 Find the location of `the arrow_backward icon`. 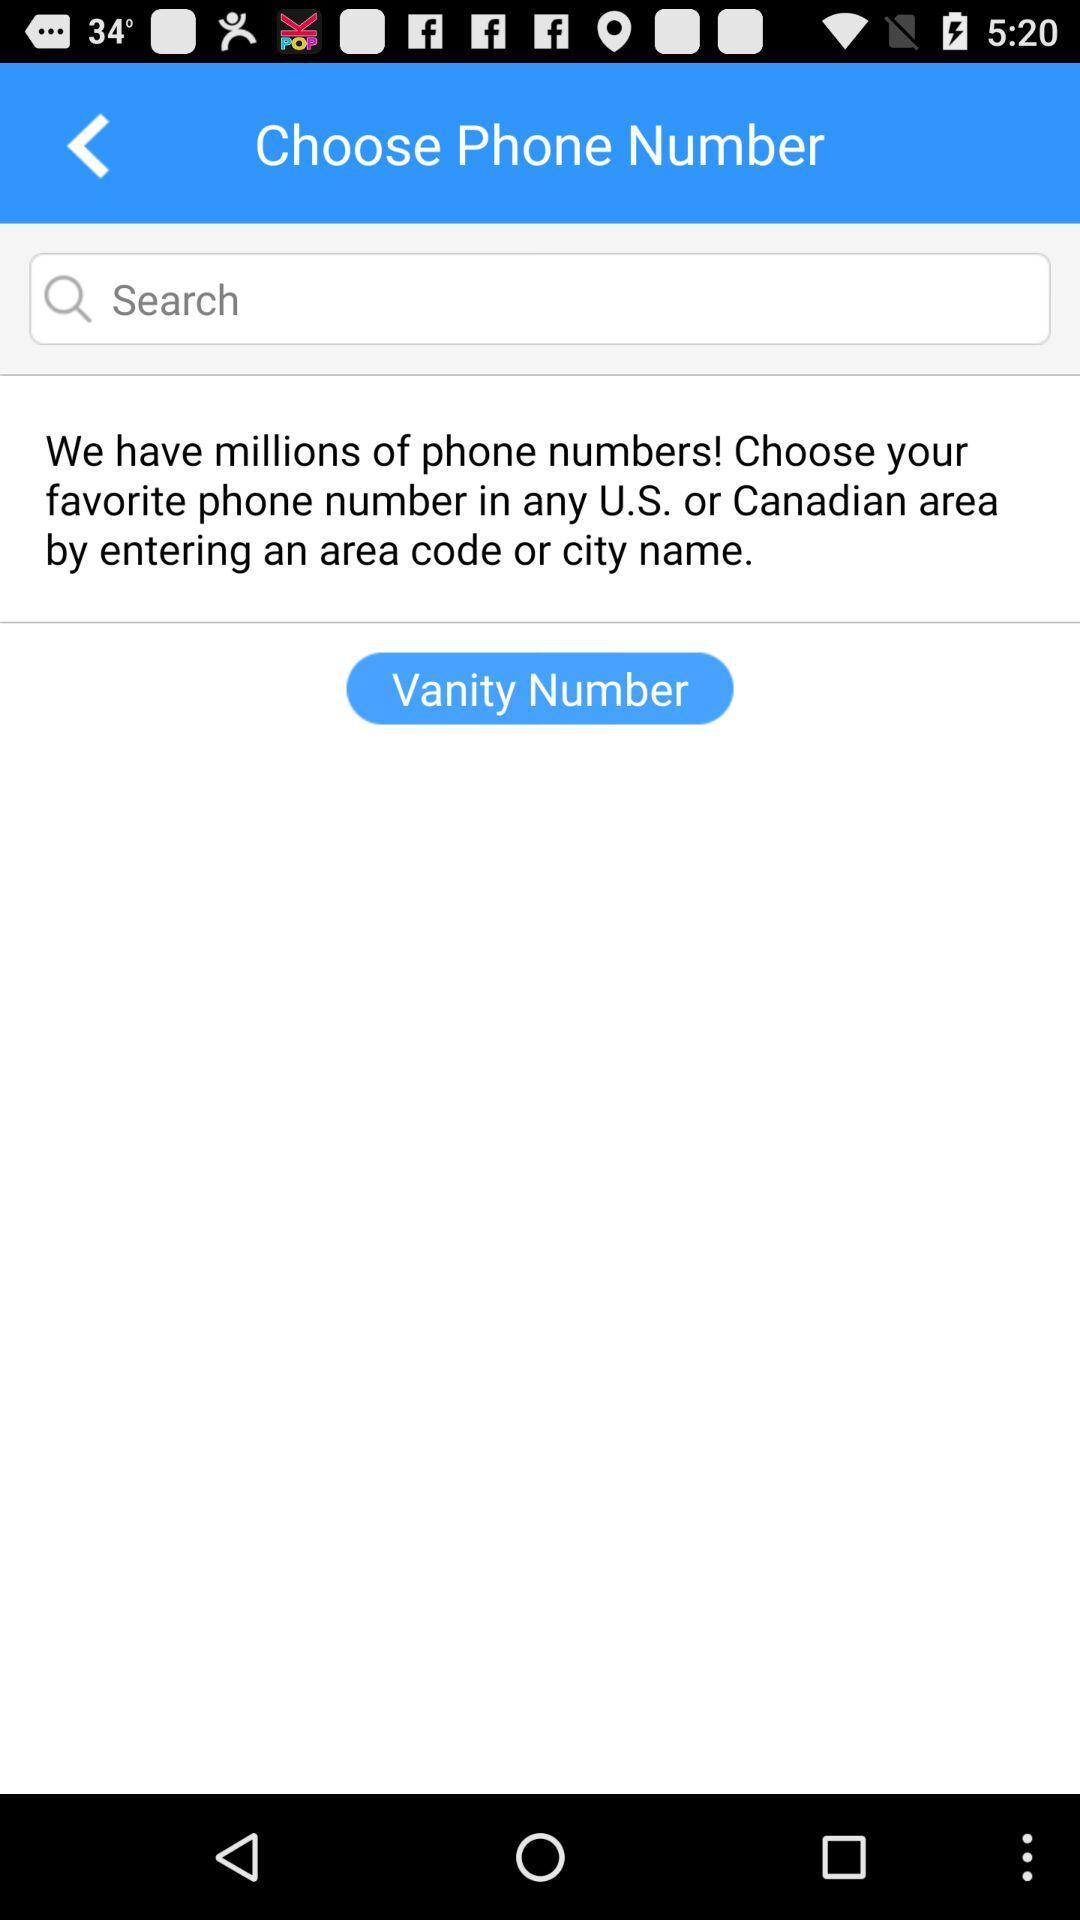

the arrow_backward icon is located at coordinates (80, 152).